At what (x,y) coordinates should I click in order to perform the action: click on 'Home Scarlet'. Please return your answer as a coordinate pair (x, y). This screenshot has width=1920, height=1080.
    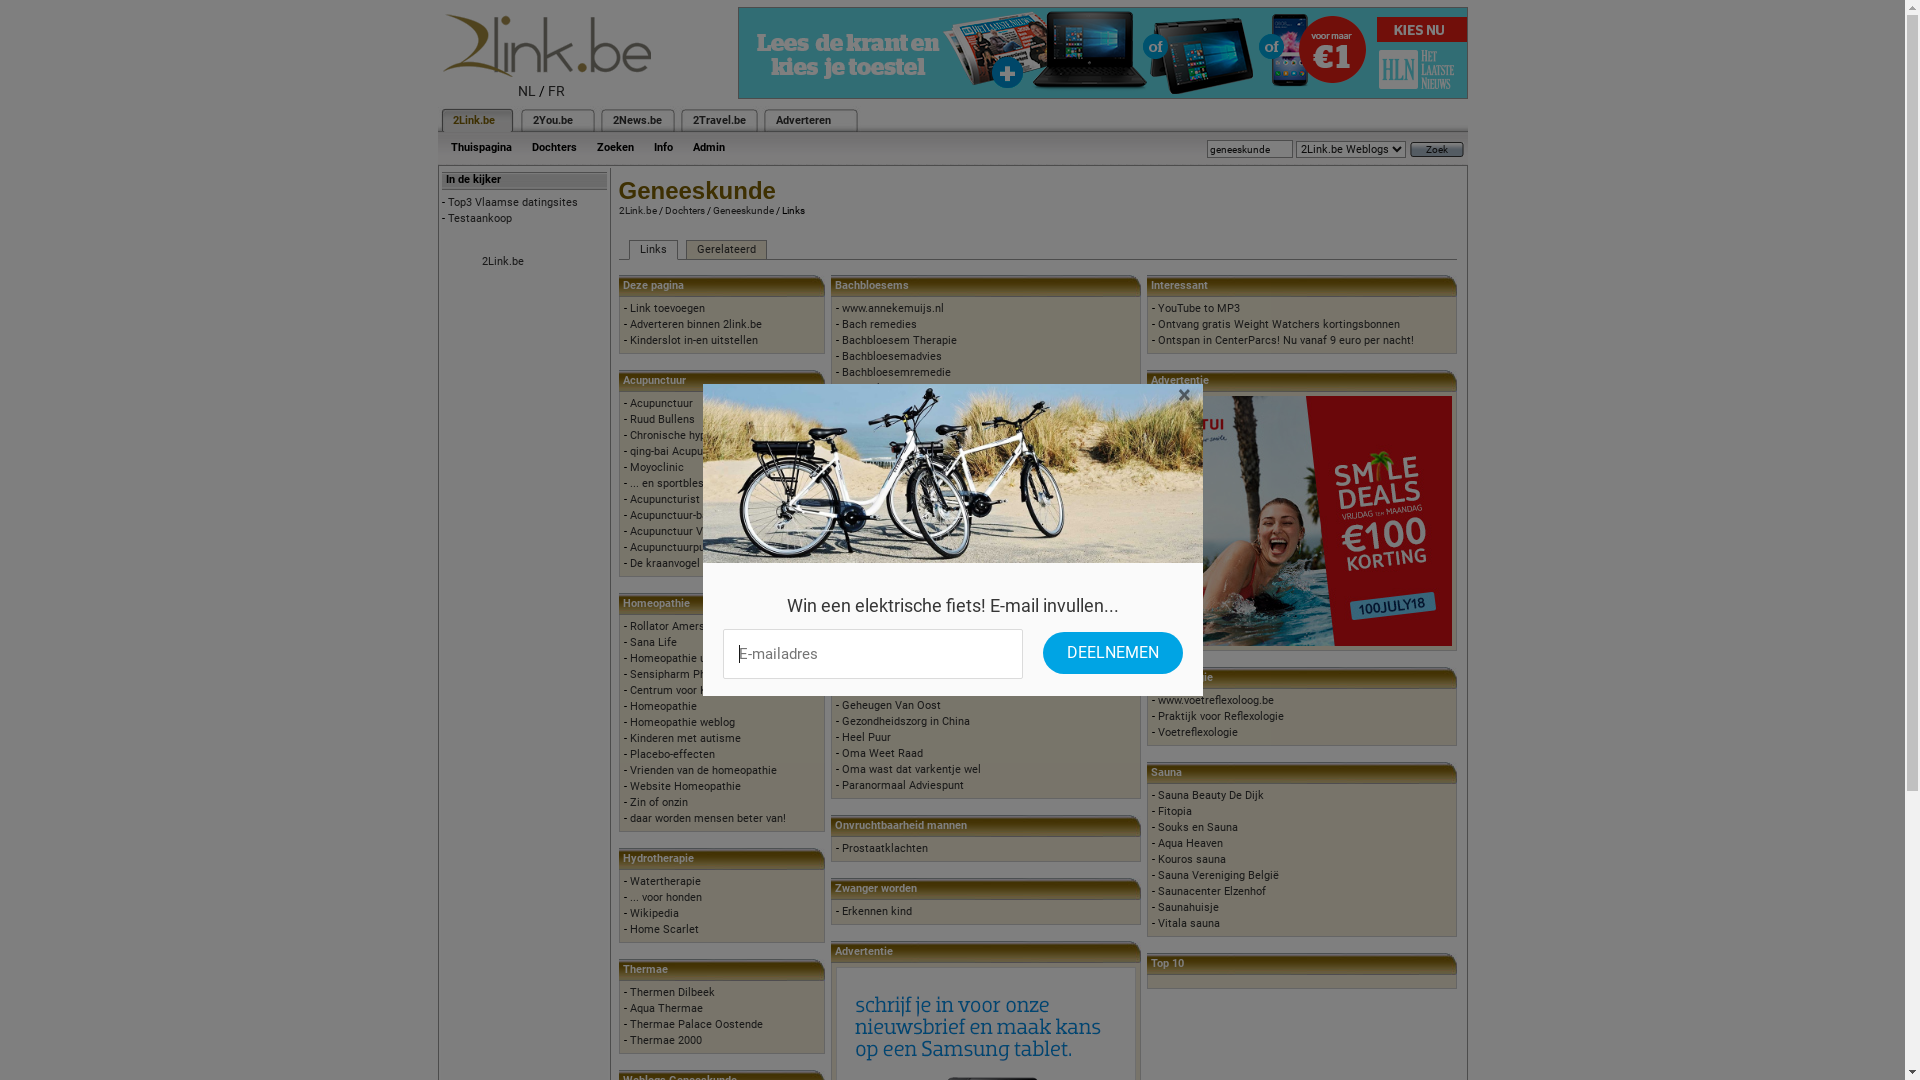
    Looking at the image, I should click on (628, 929).